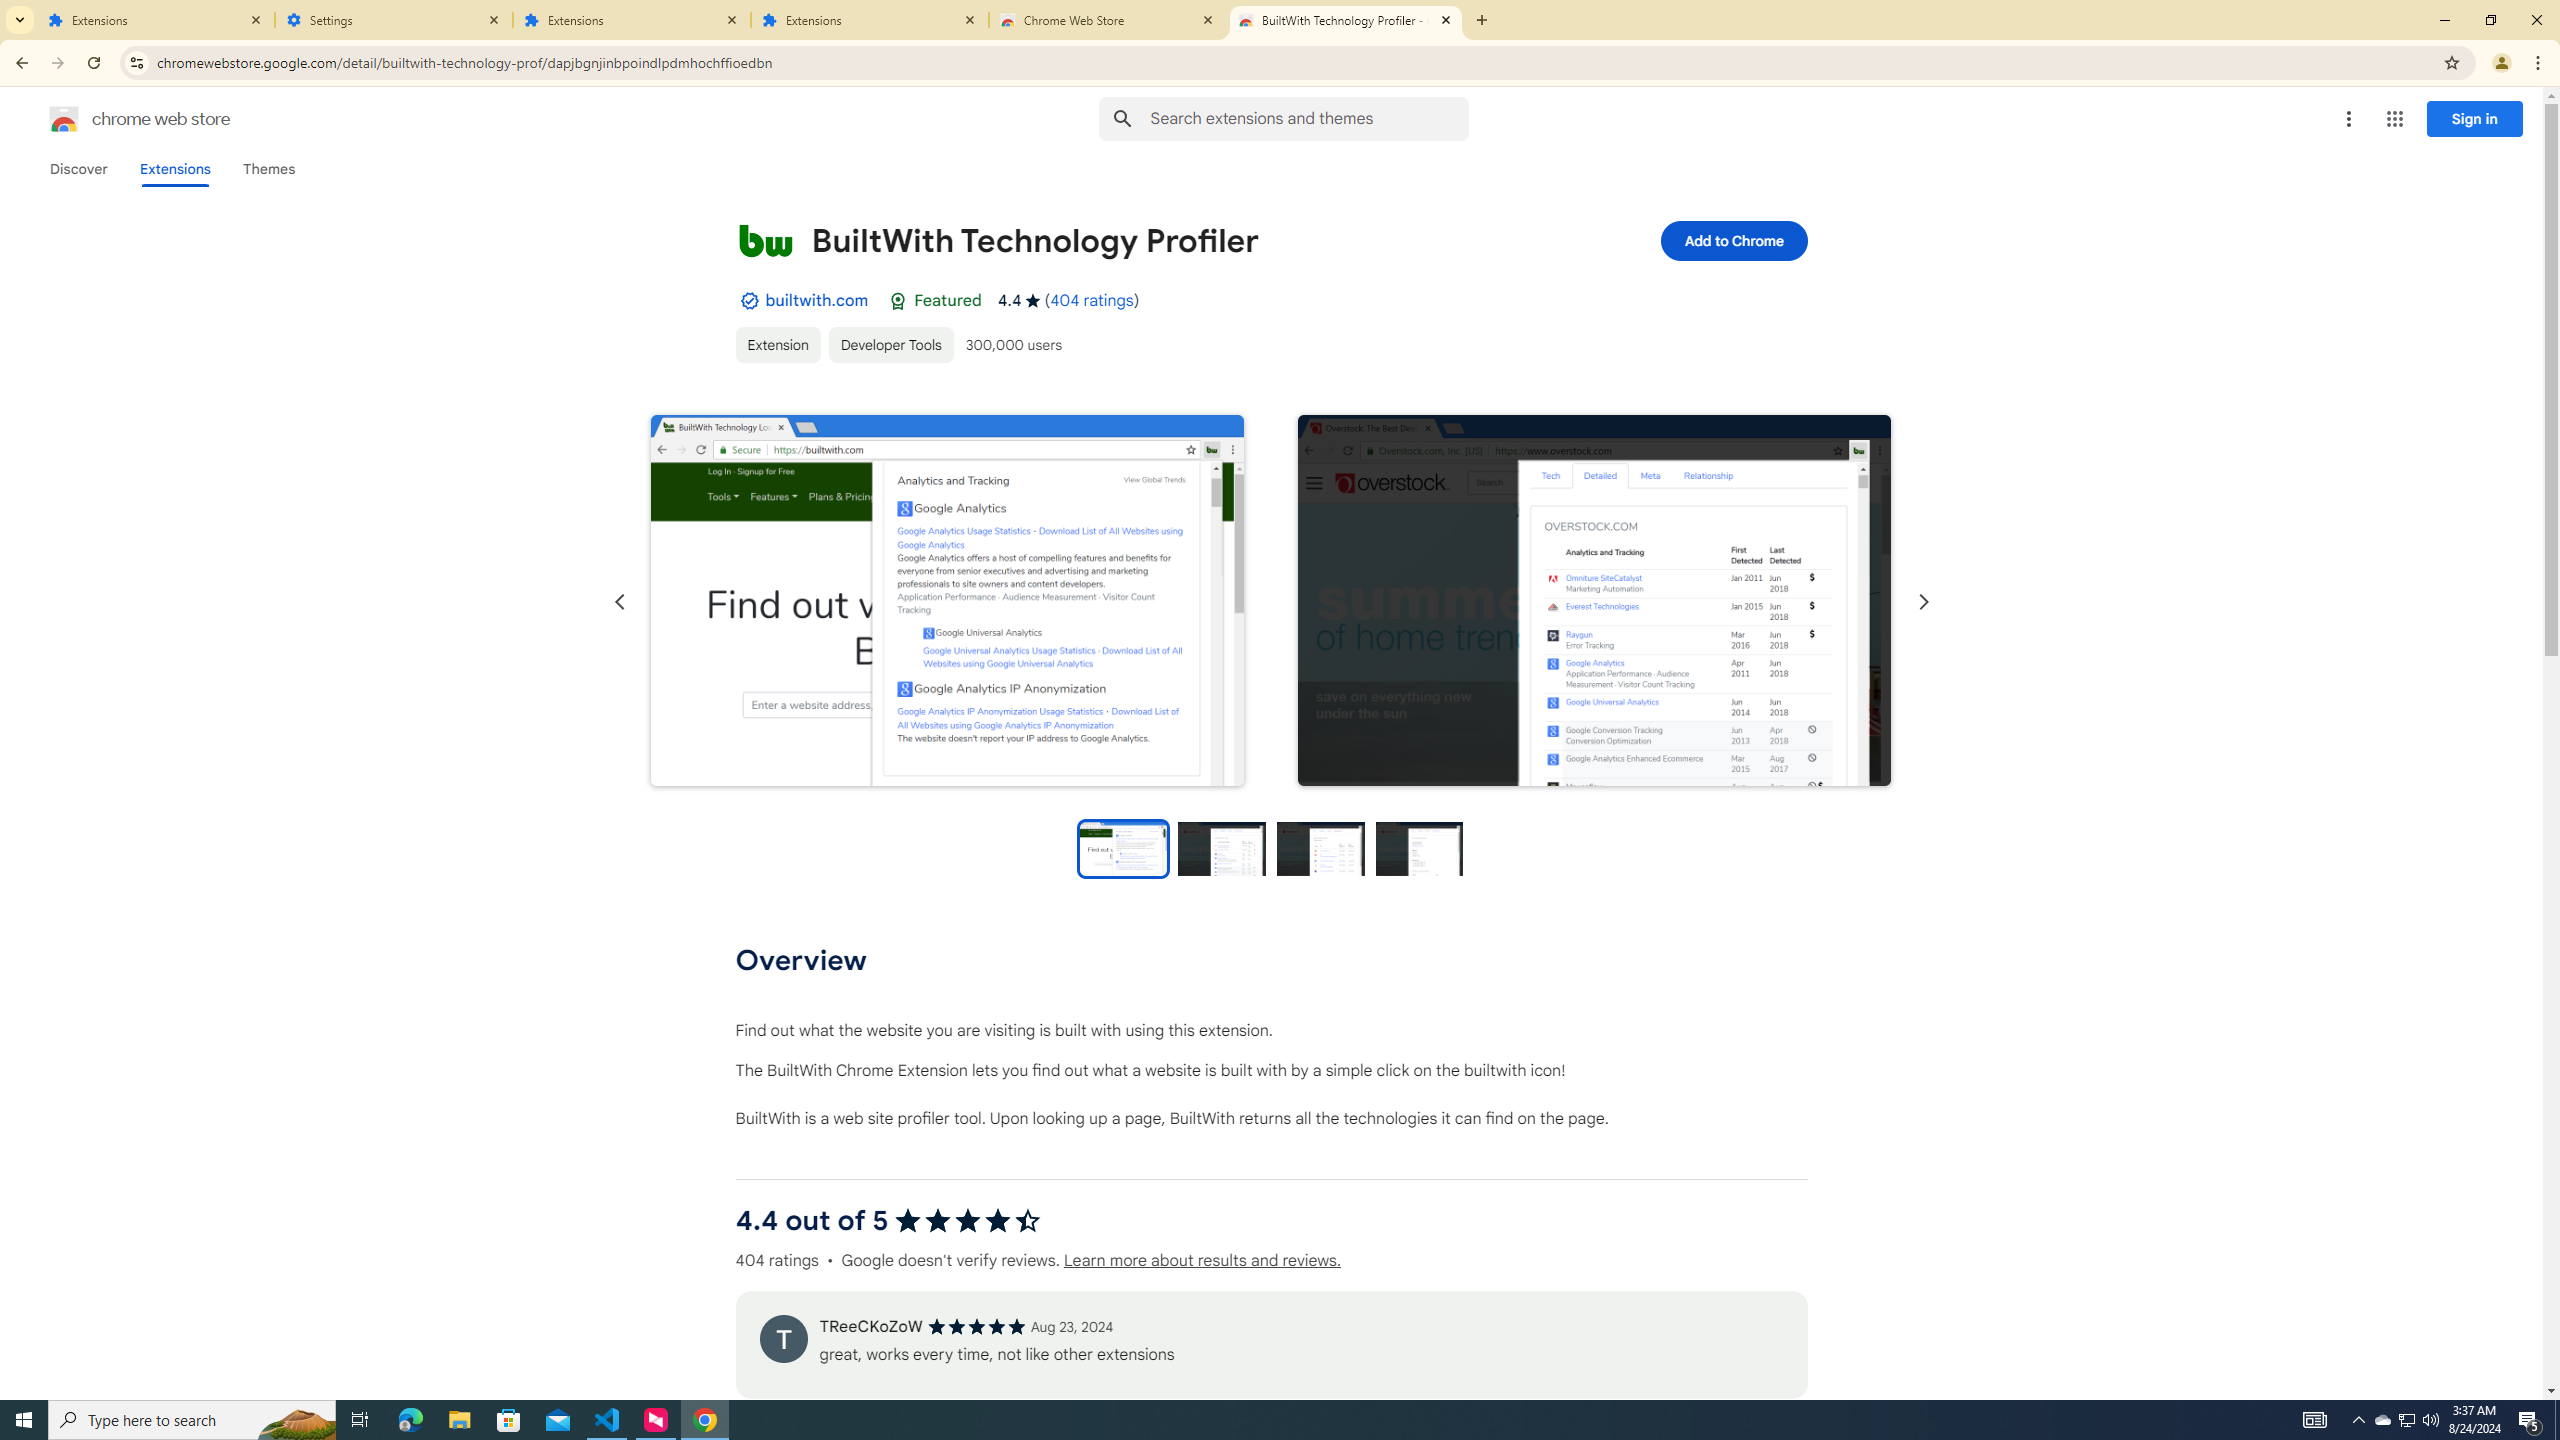 The image size is (2560, 1440). I want to click on '404 ratings', so click(1091, 299).